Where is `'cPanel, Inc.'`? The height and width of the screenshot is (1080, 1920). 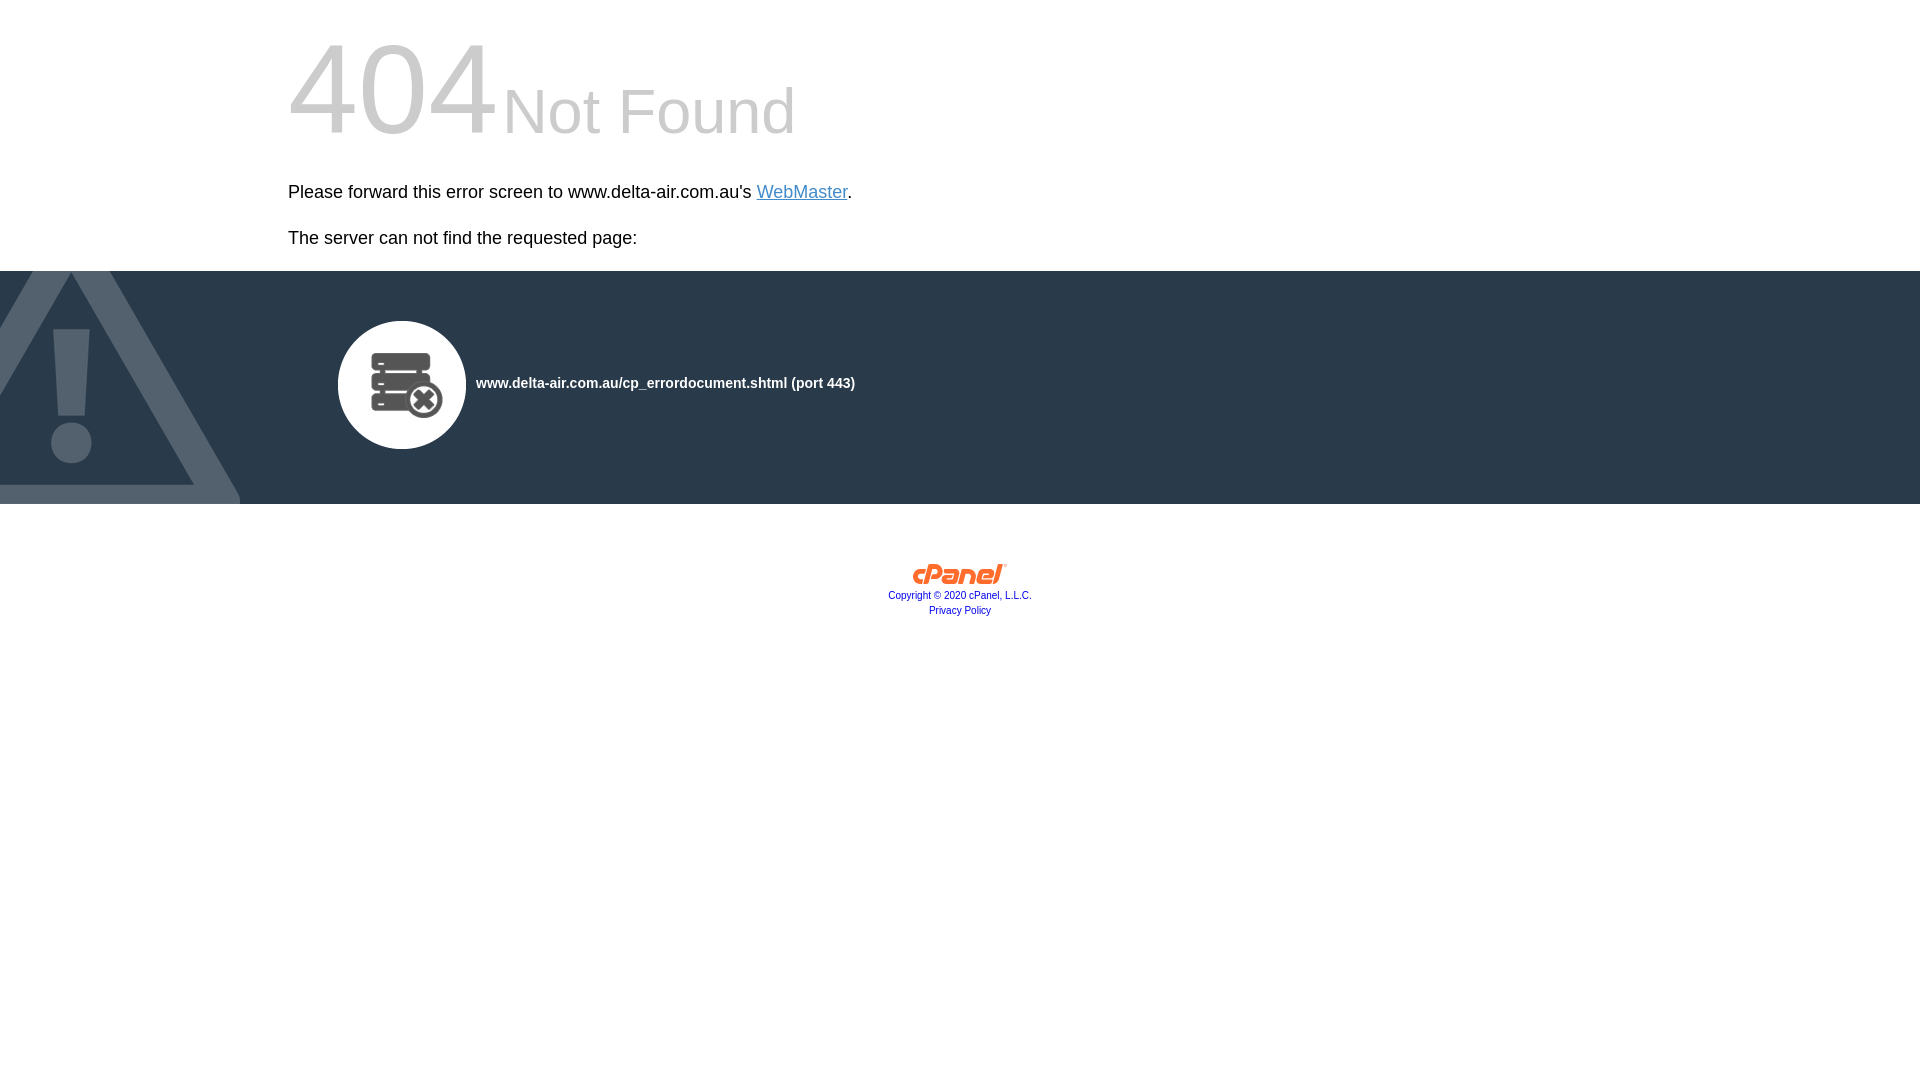 'cPanel, Inc.' is located at coordinates (960, 578).